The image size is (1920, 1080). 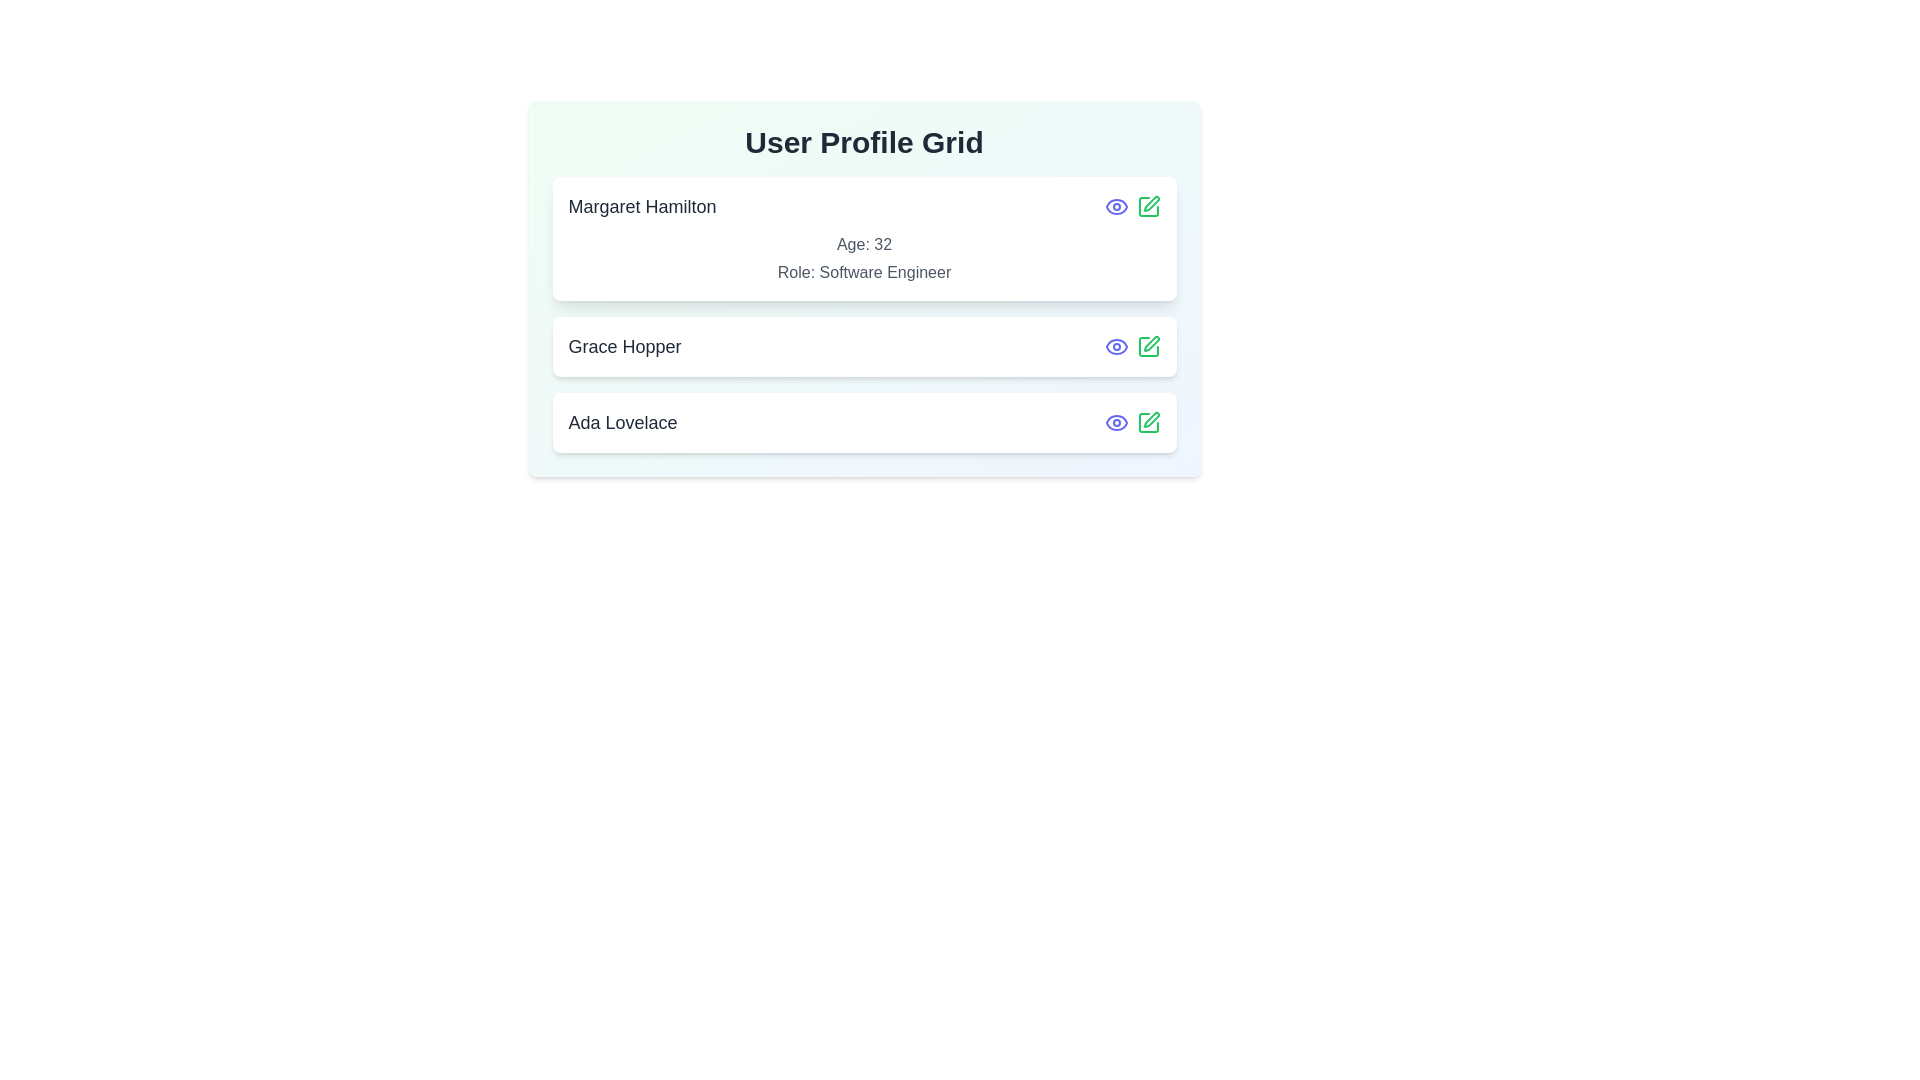 I want to click on edit icon for the profile Ada Lovelace, so click(x=1148, y=422).